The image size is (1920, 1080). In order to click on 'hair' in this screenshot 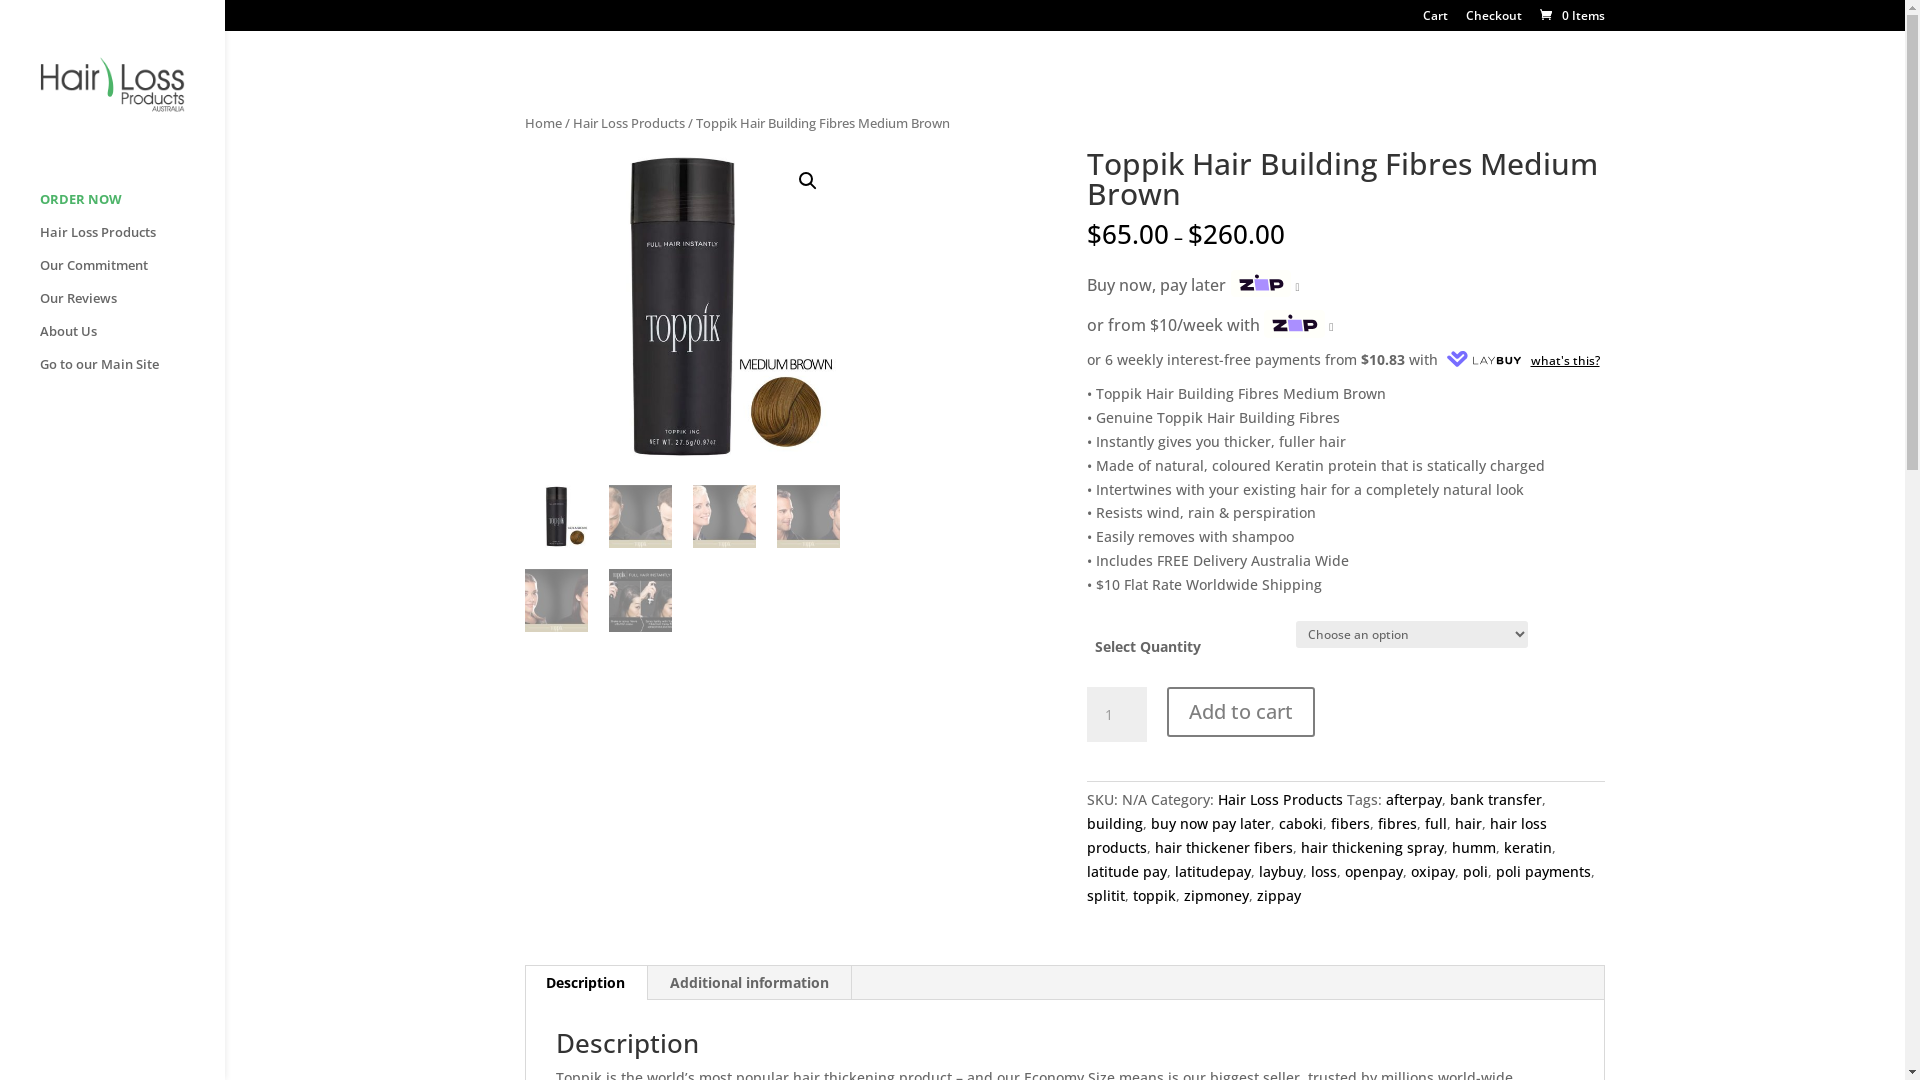, I will do `click(1454, 823)`.